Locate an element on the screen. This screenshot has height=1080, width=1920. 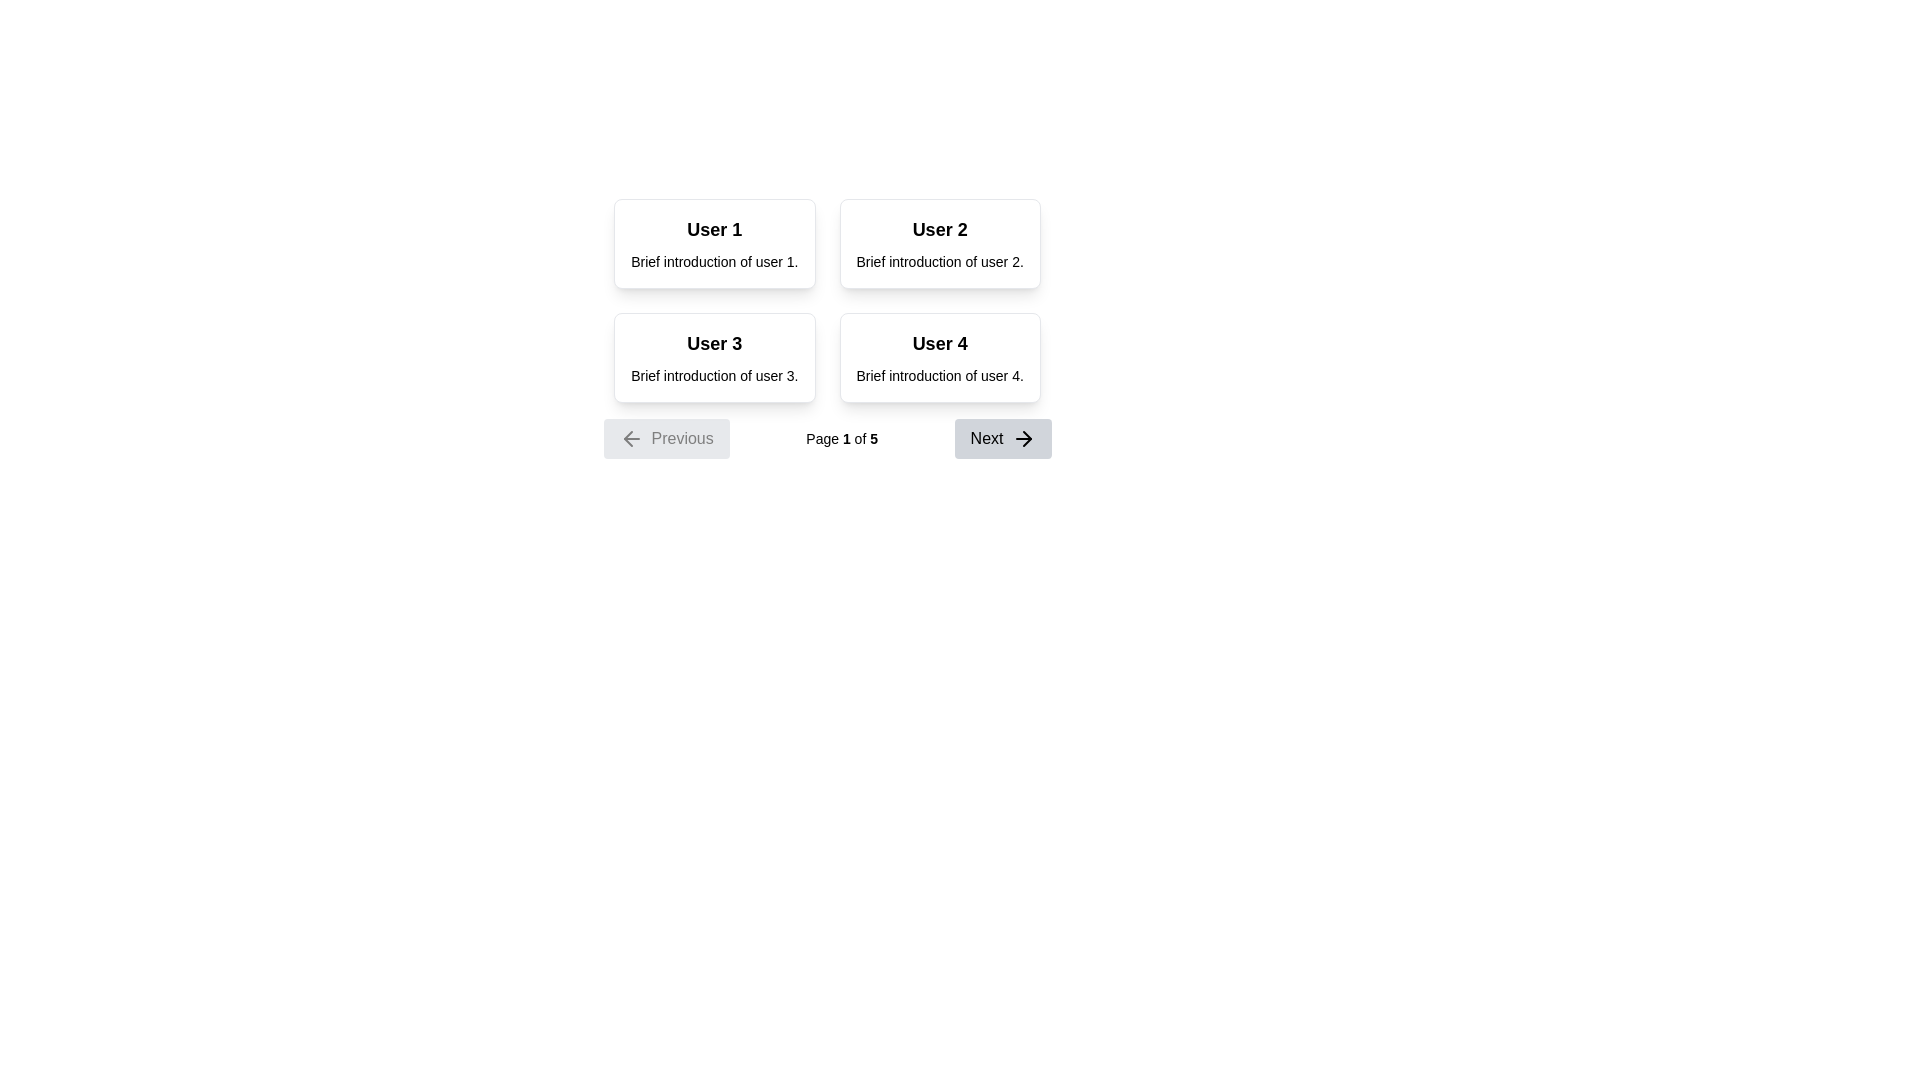
the text label that displays the current page number and total pages, located centrally between the 'Previous' and 'Next' buttons is located at coordinates (842, 438).